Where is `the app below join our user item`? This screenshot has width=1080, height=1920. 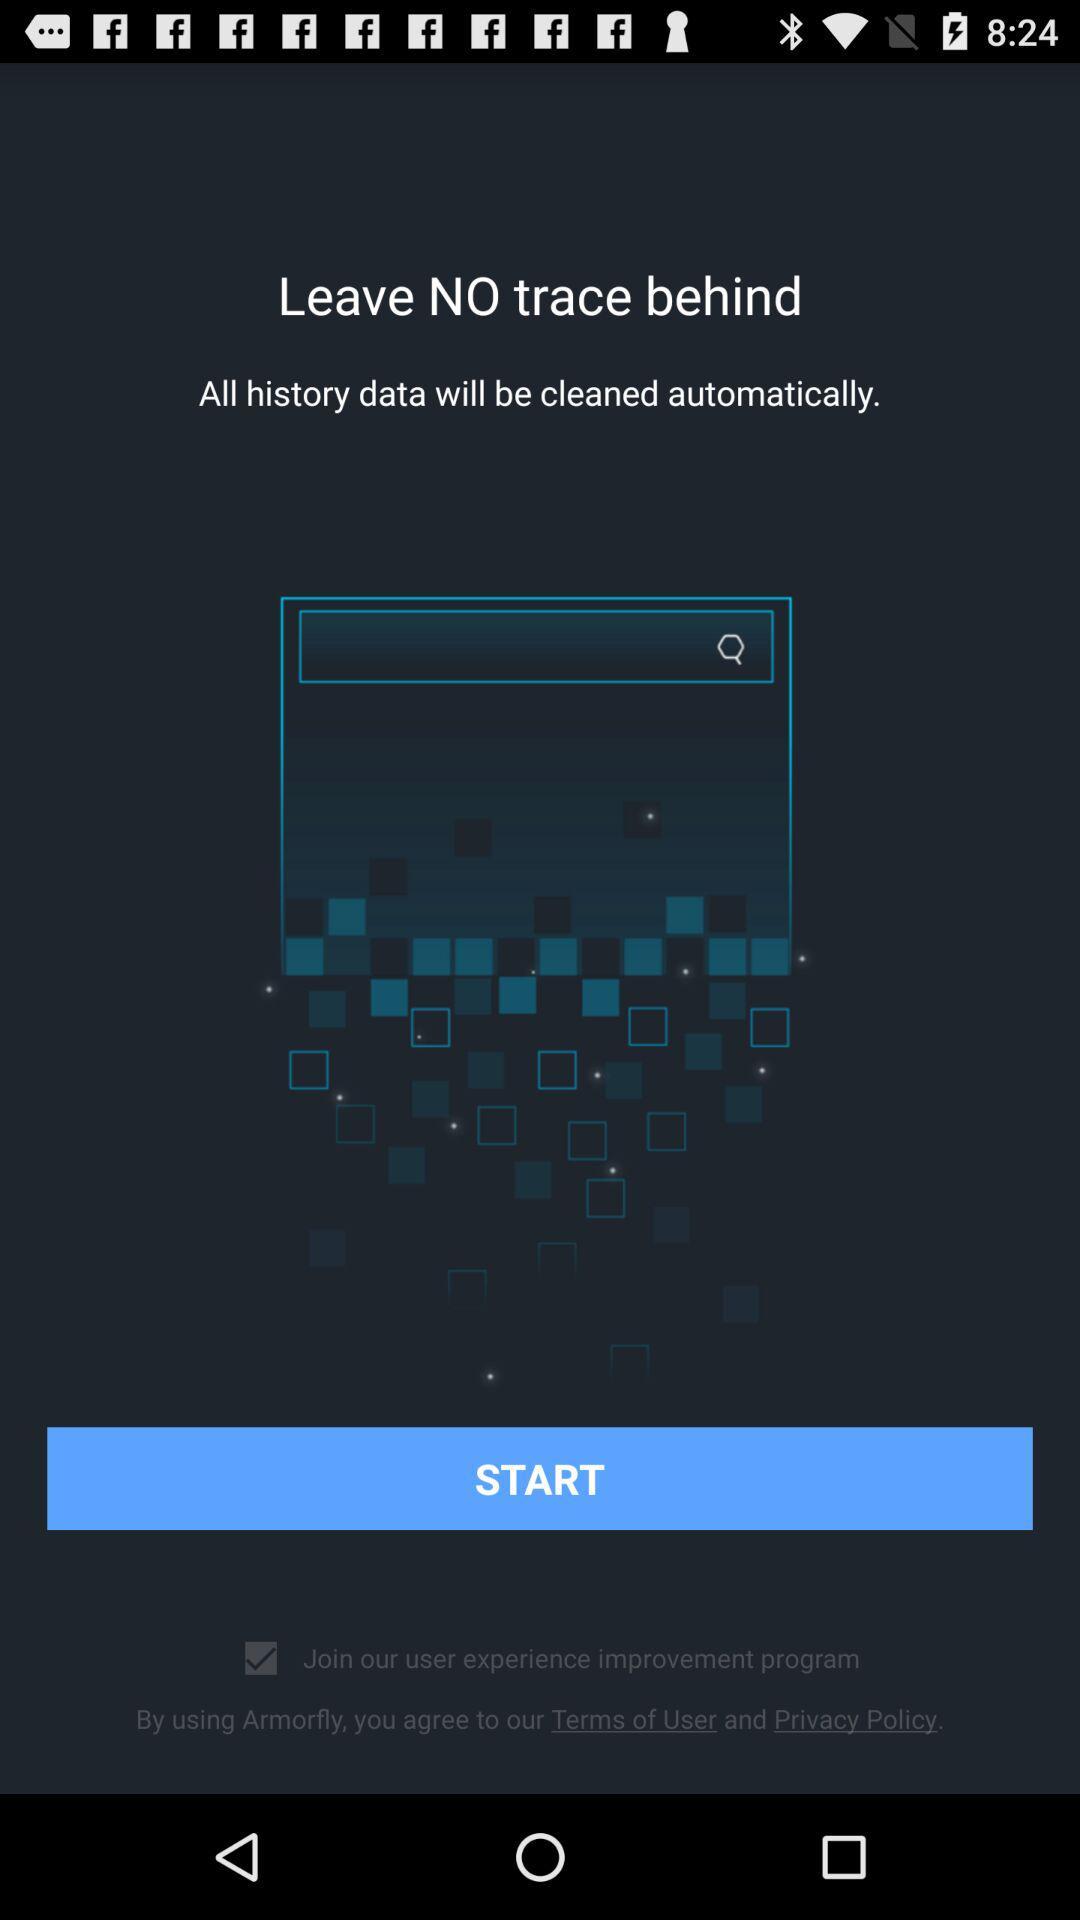
the app below join our user item is located at coordinates (540, 1717).